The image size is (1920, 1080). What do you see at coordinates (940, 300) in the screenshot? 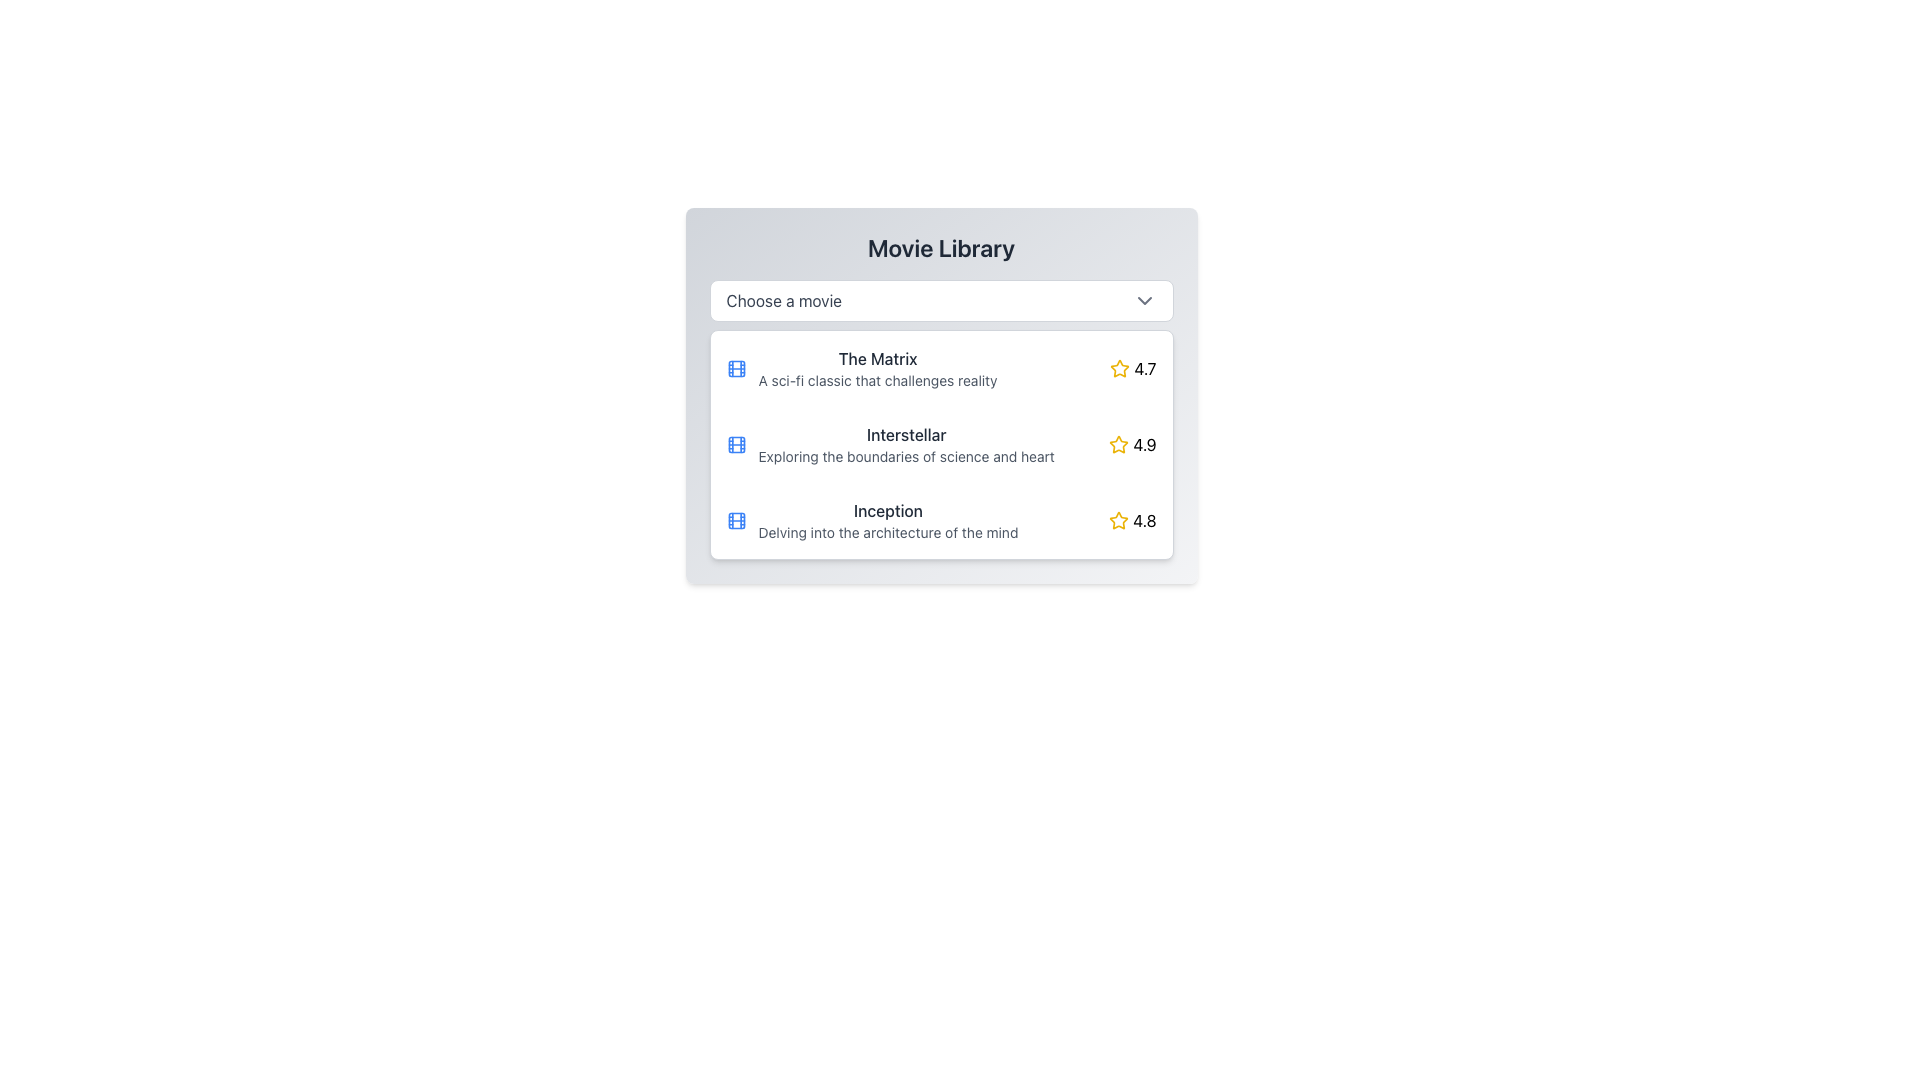
I see `the dropdown menu in the 'Movie Library' card` at bounding box center [940, 300].